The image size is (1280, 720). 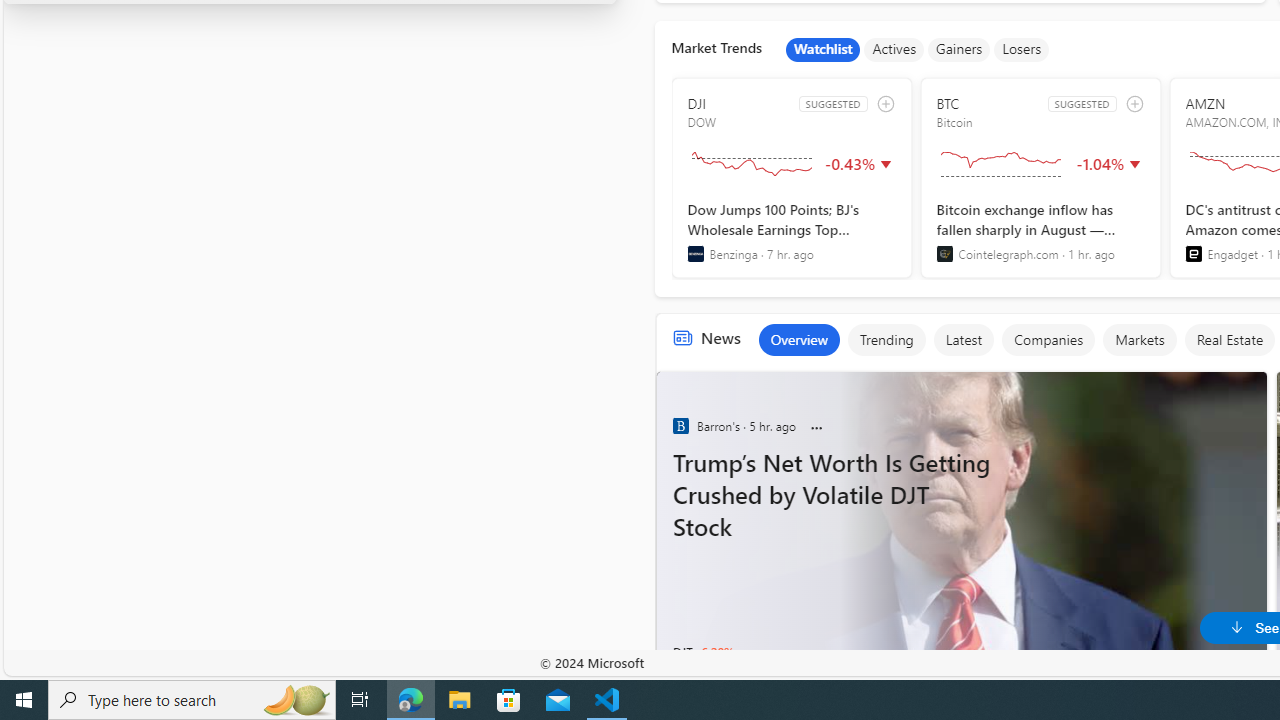 I want to click on 'Gainers', so click(x=958, y=49).